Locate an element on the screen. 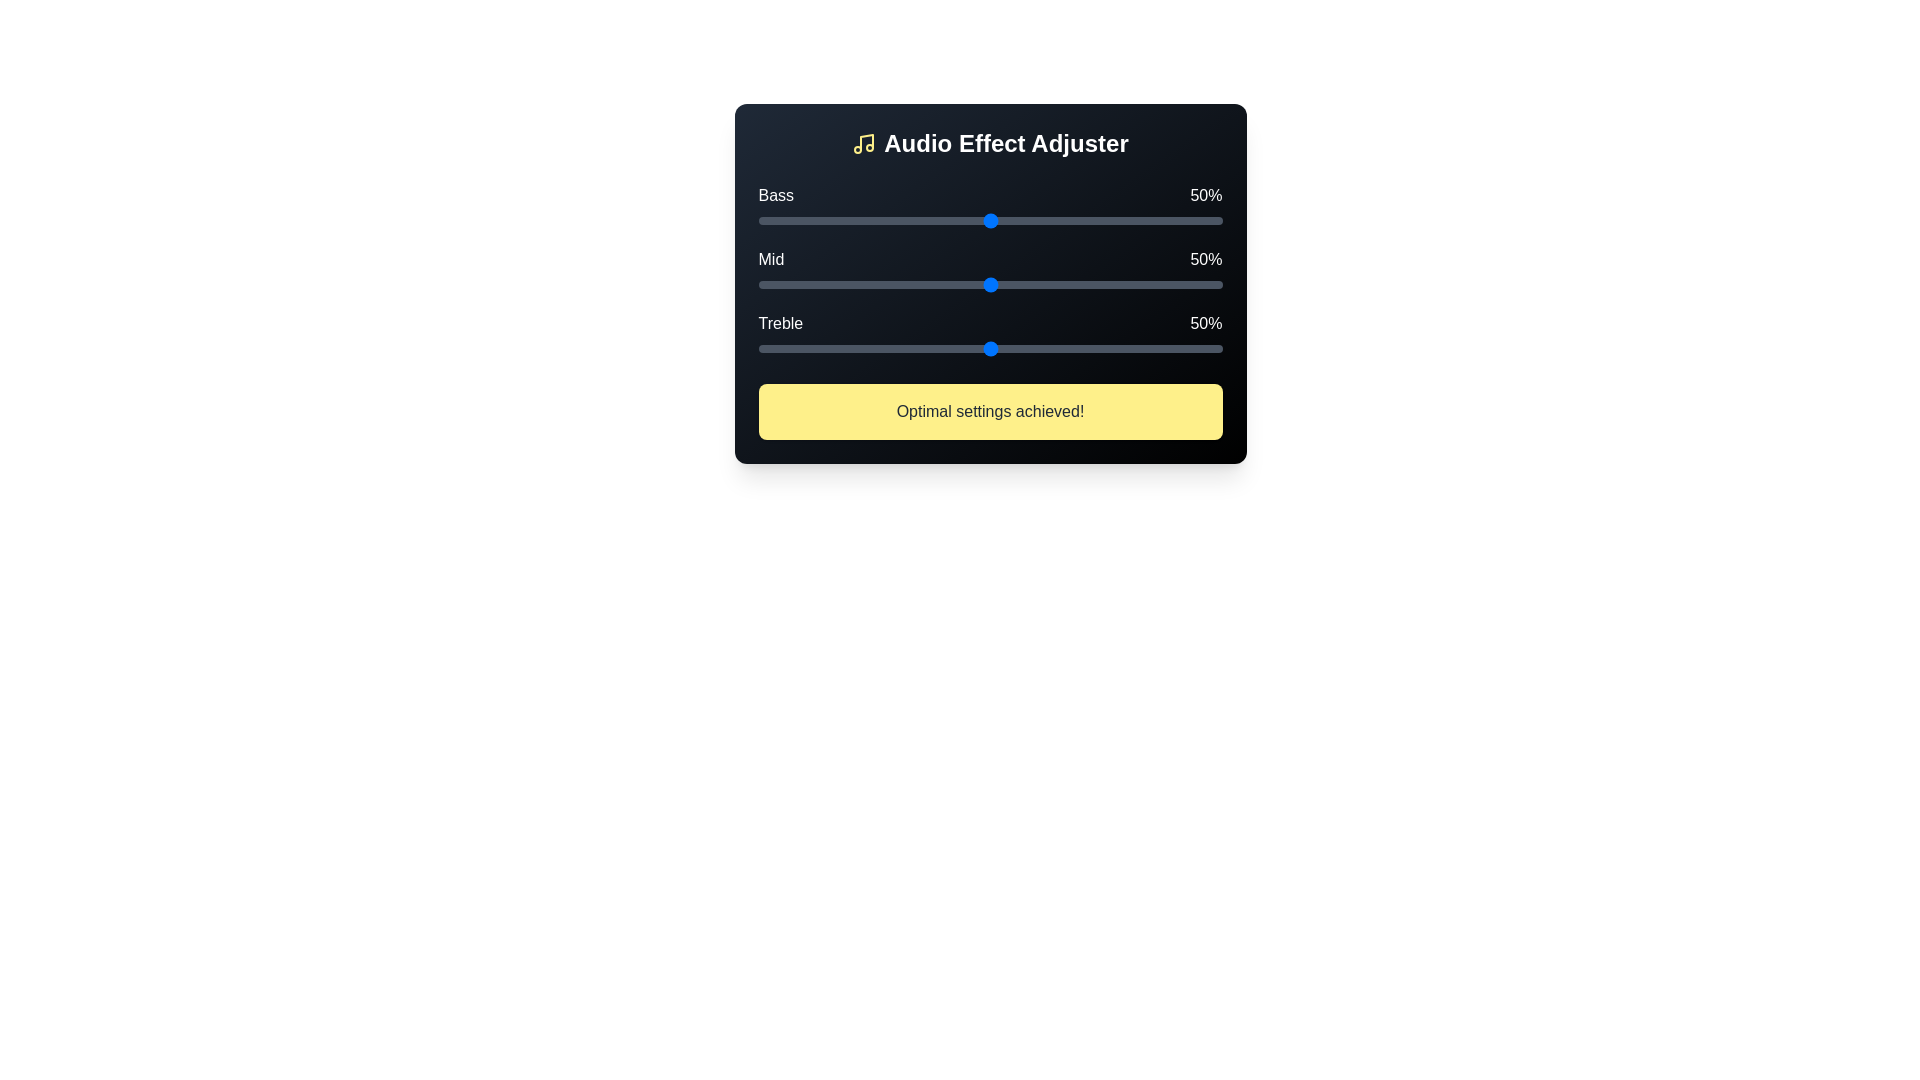  the 'Optimal settings achieved!' message is located at coordinates (990, 411).